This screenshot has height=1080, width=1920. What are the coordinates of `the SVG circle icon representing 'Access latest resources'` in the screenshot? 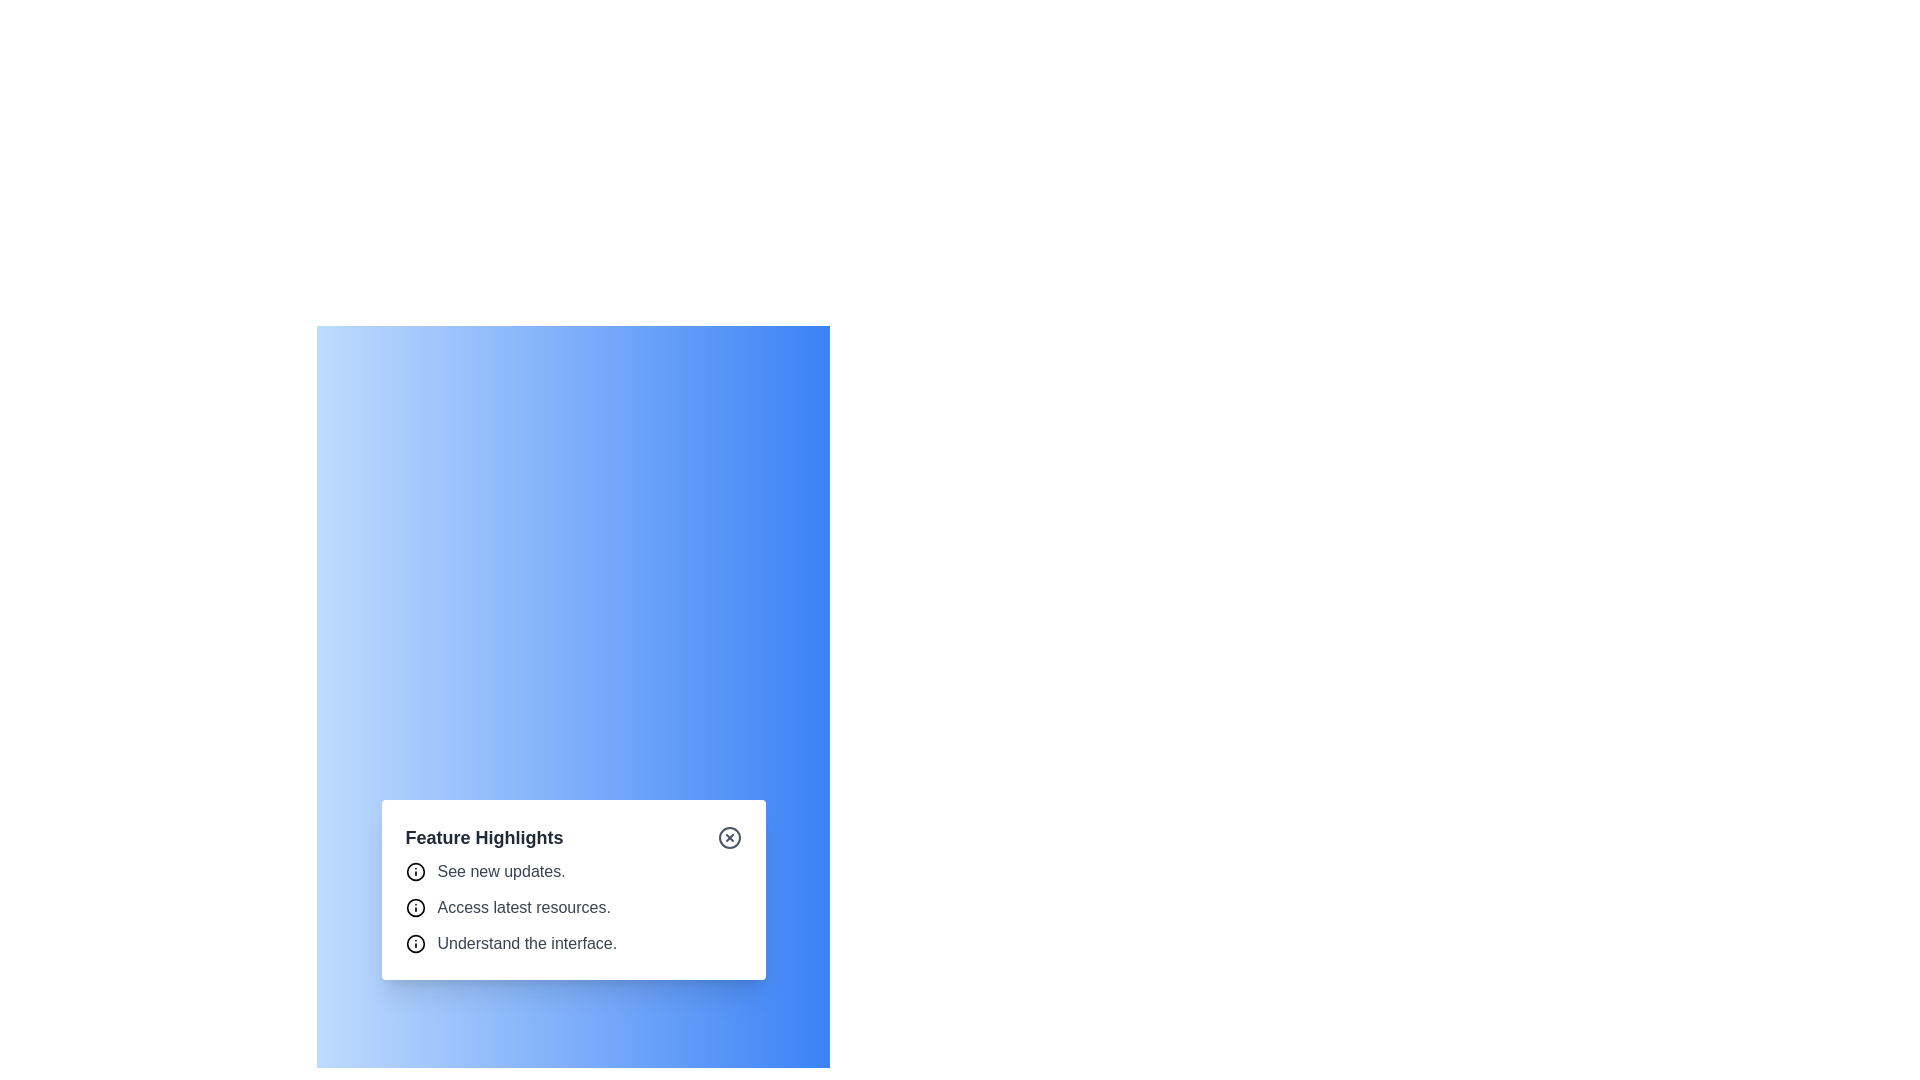 It's located at (414, 907).